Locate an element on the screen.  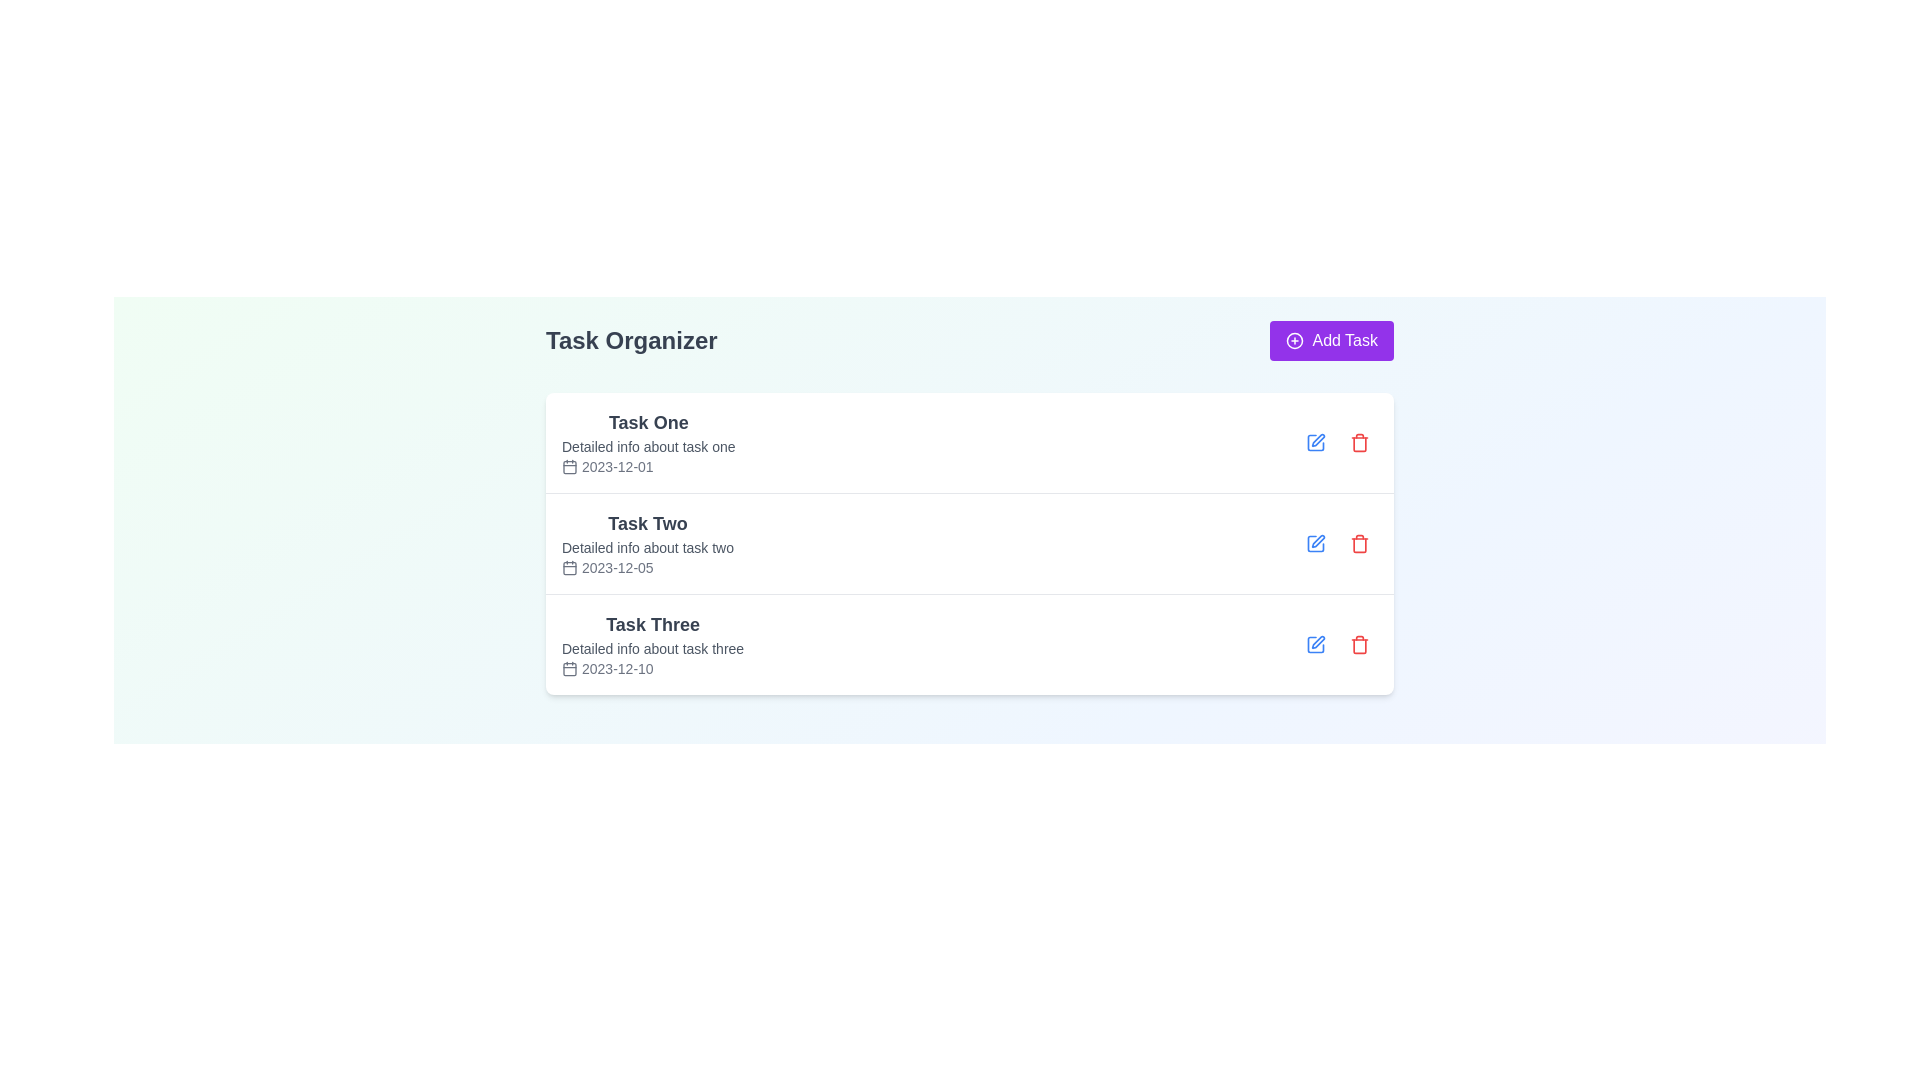
the heading text 'Task Three', which is styled as a bold, dark gray title for the associated task in the task list is located at coordinates (652, 623).